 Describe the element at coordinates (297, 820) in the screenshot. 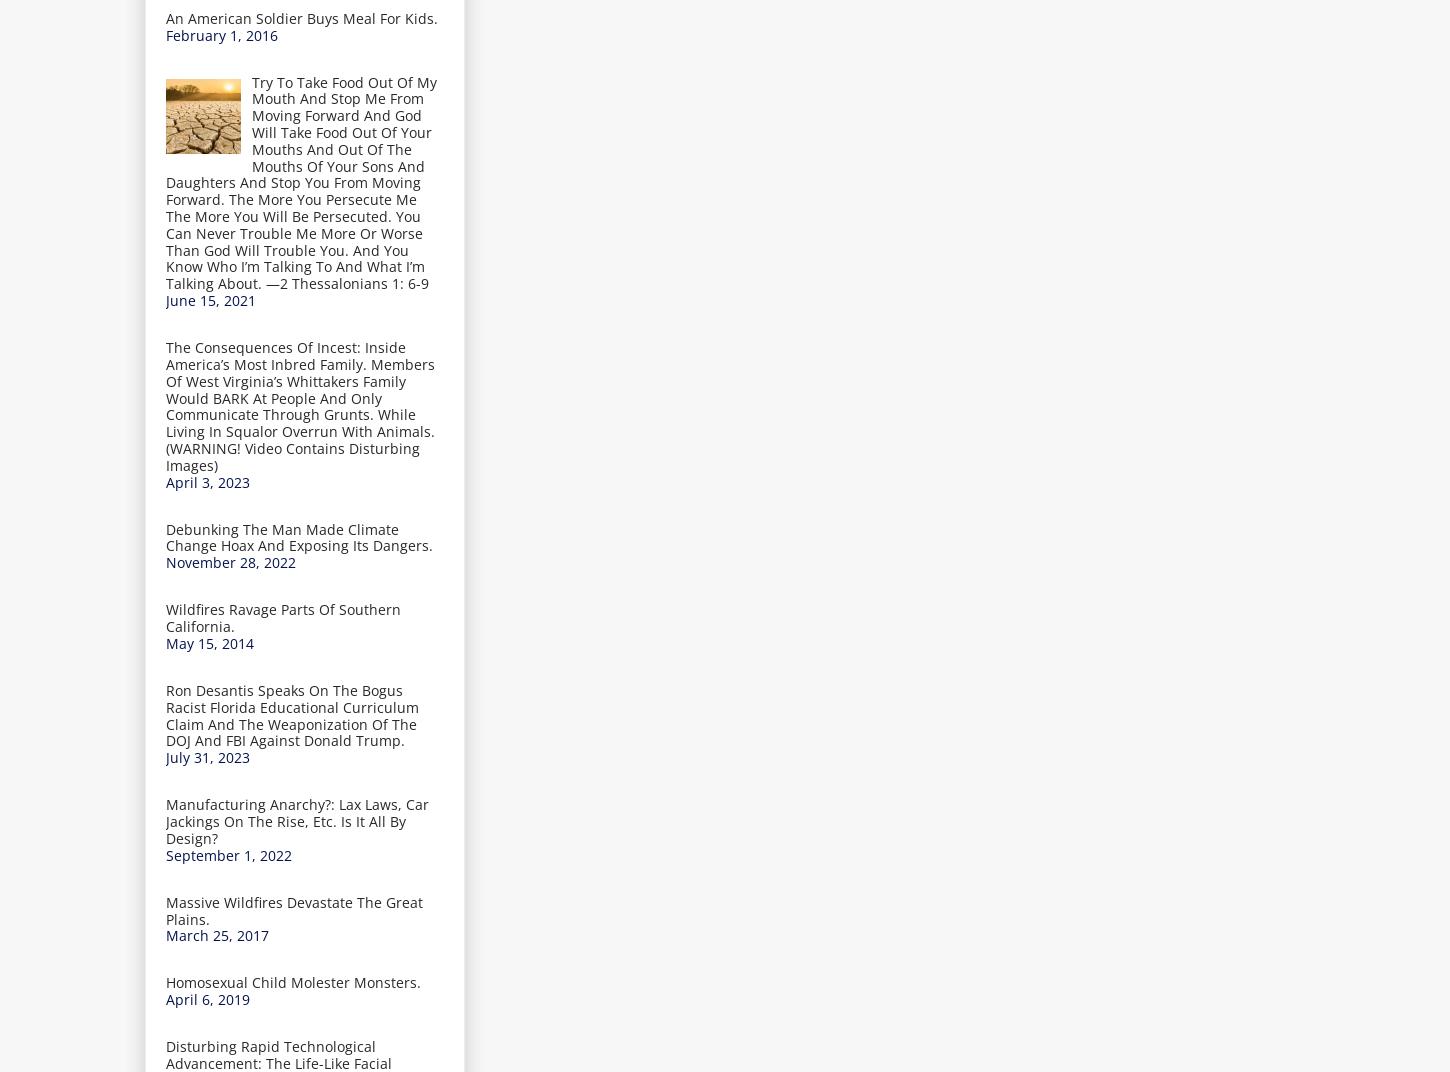

I see `'Manufacturing Anarchy?: Lax Laws, Car Jackings On The Rise, Etc. Is It All By Design?'` at that location.